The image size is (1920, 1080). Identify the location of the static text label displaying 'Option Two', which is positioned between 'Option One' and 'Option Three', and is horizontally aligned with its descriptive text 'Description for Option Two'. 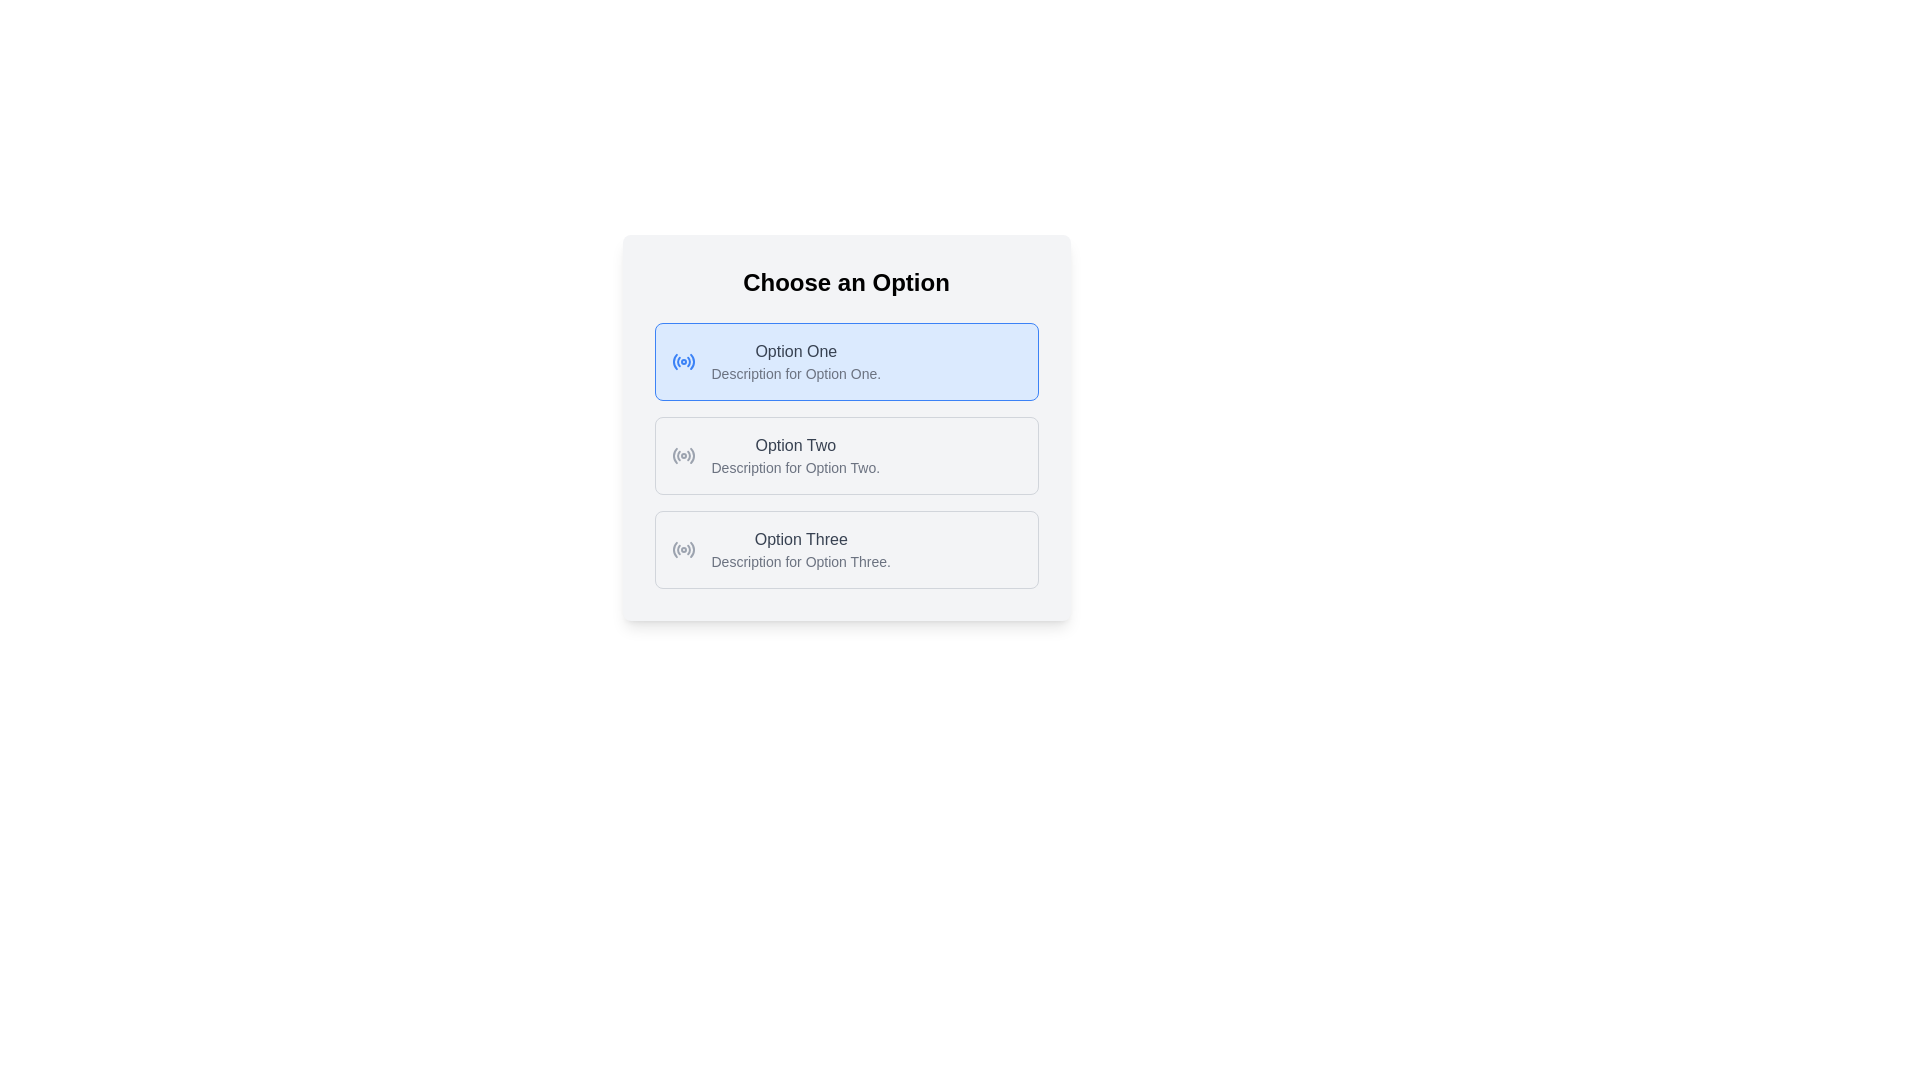
(794, 445).